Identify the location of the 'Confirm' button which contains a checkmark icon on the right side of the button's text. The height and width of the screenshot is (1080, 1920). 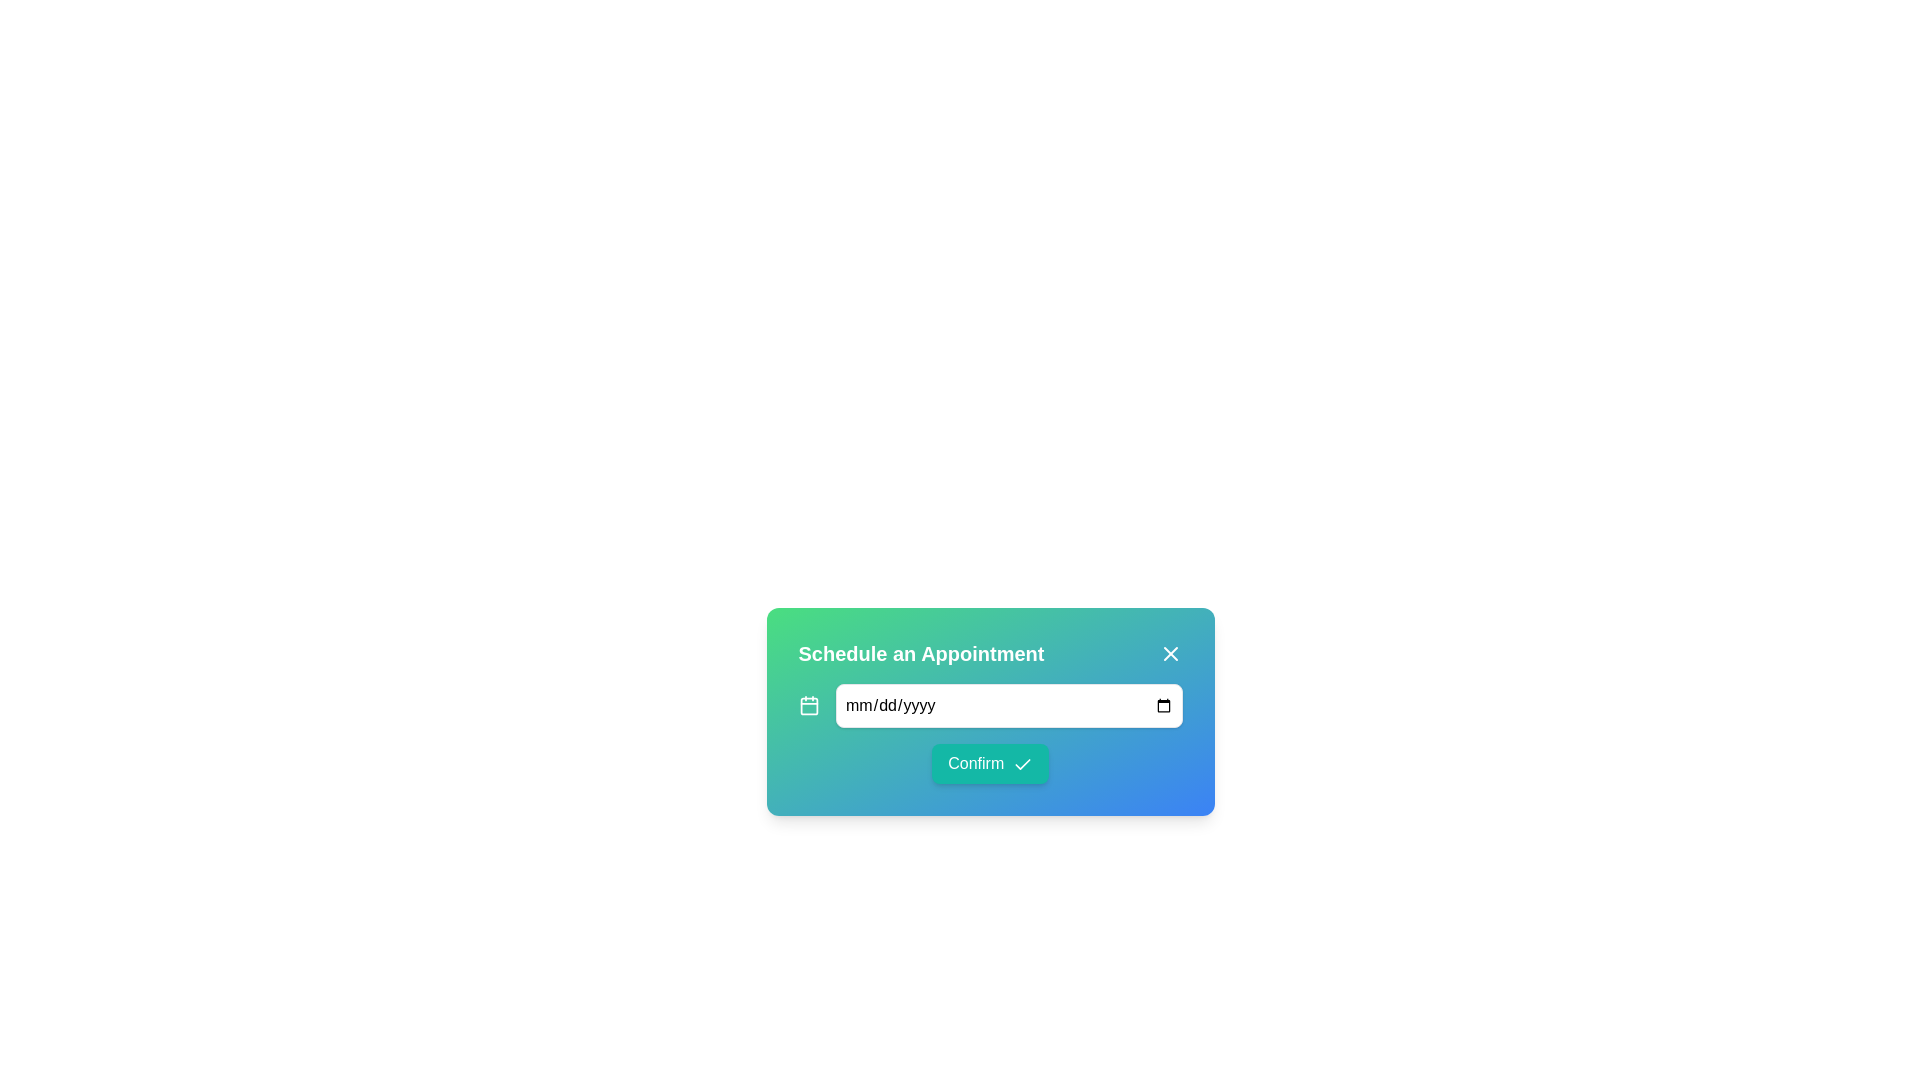
(1022, 764).